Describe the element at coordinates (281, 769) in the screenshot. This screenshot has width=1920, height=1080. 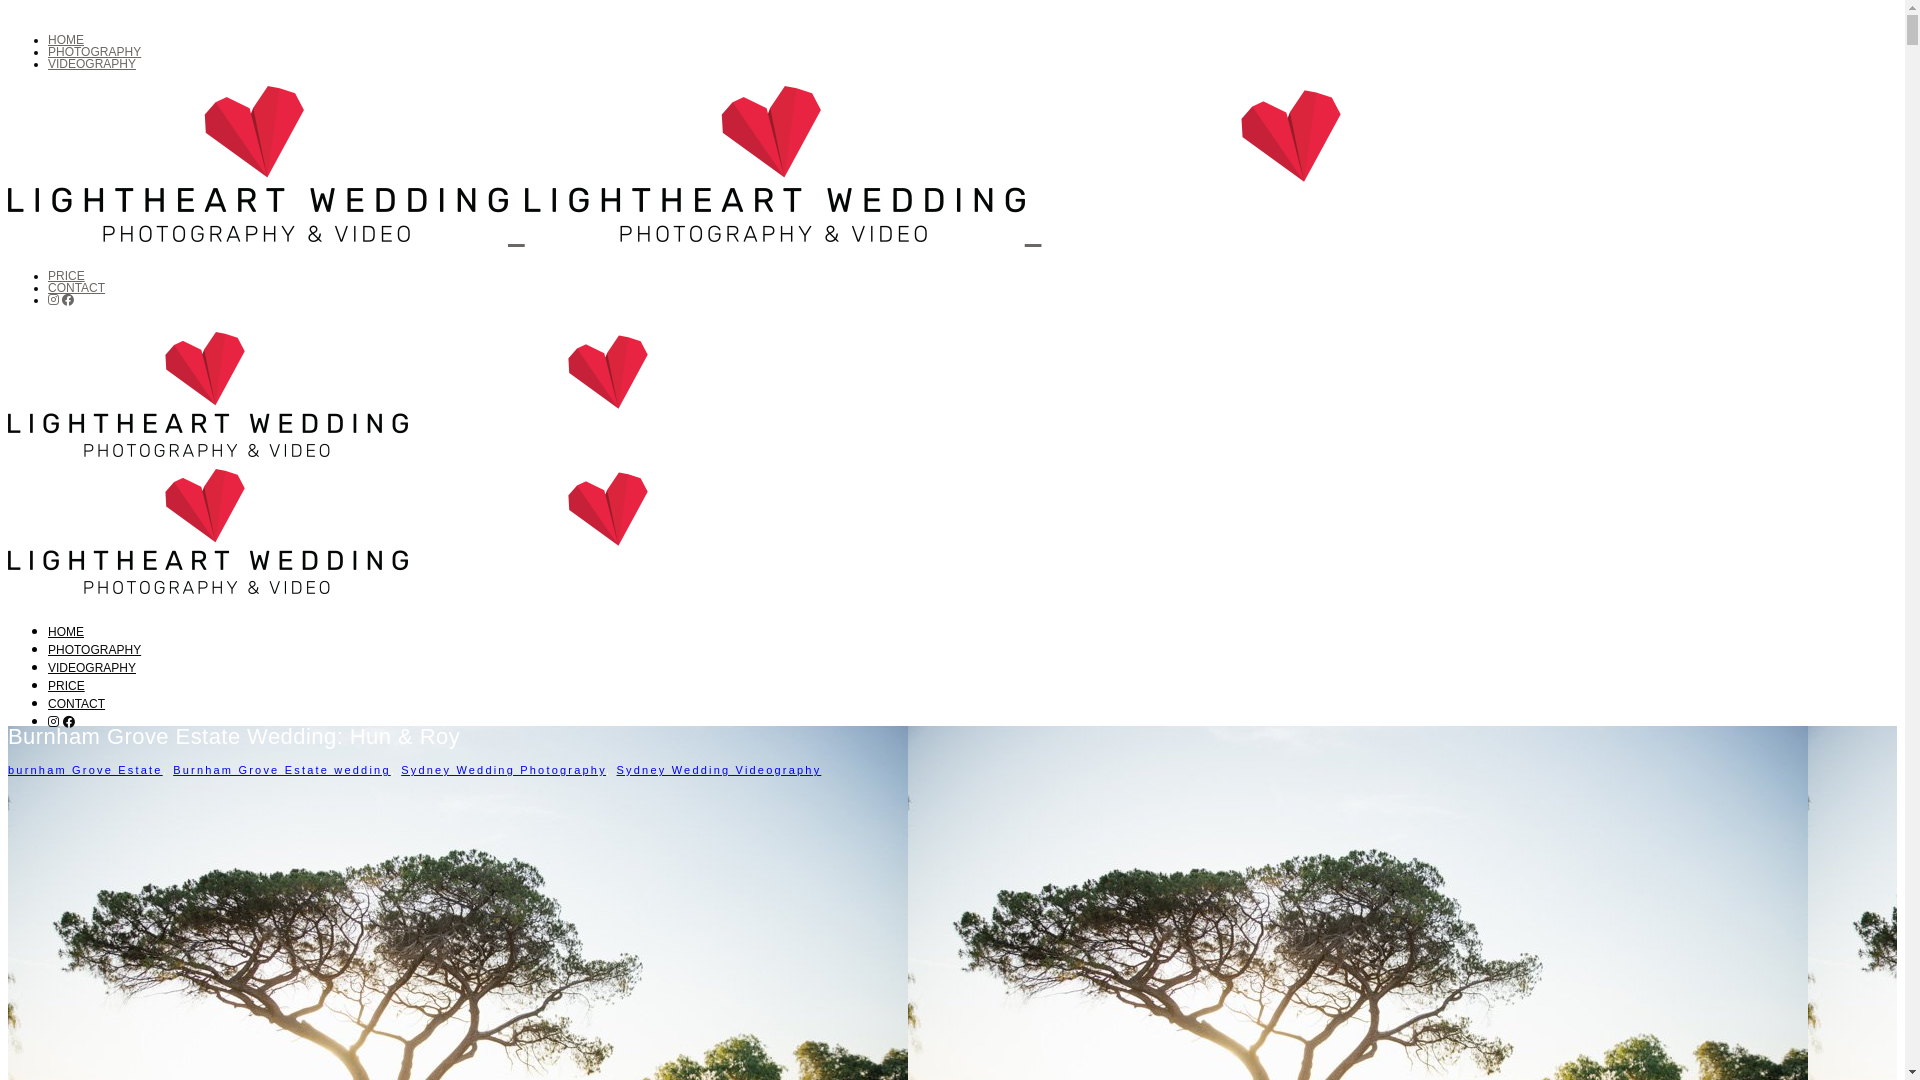
I see `'Burnham Grove Estate wedding'` at that location.